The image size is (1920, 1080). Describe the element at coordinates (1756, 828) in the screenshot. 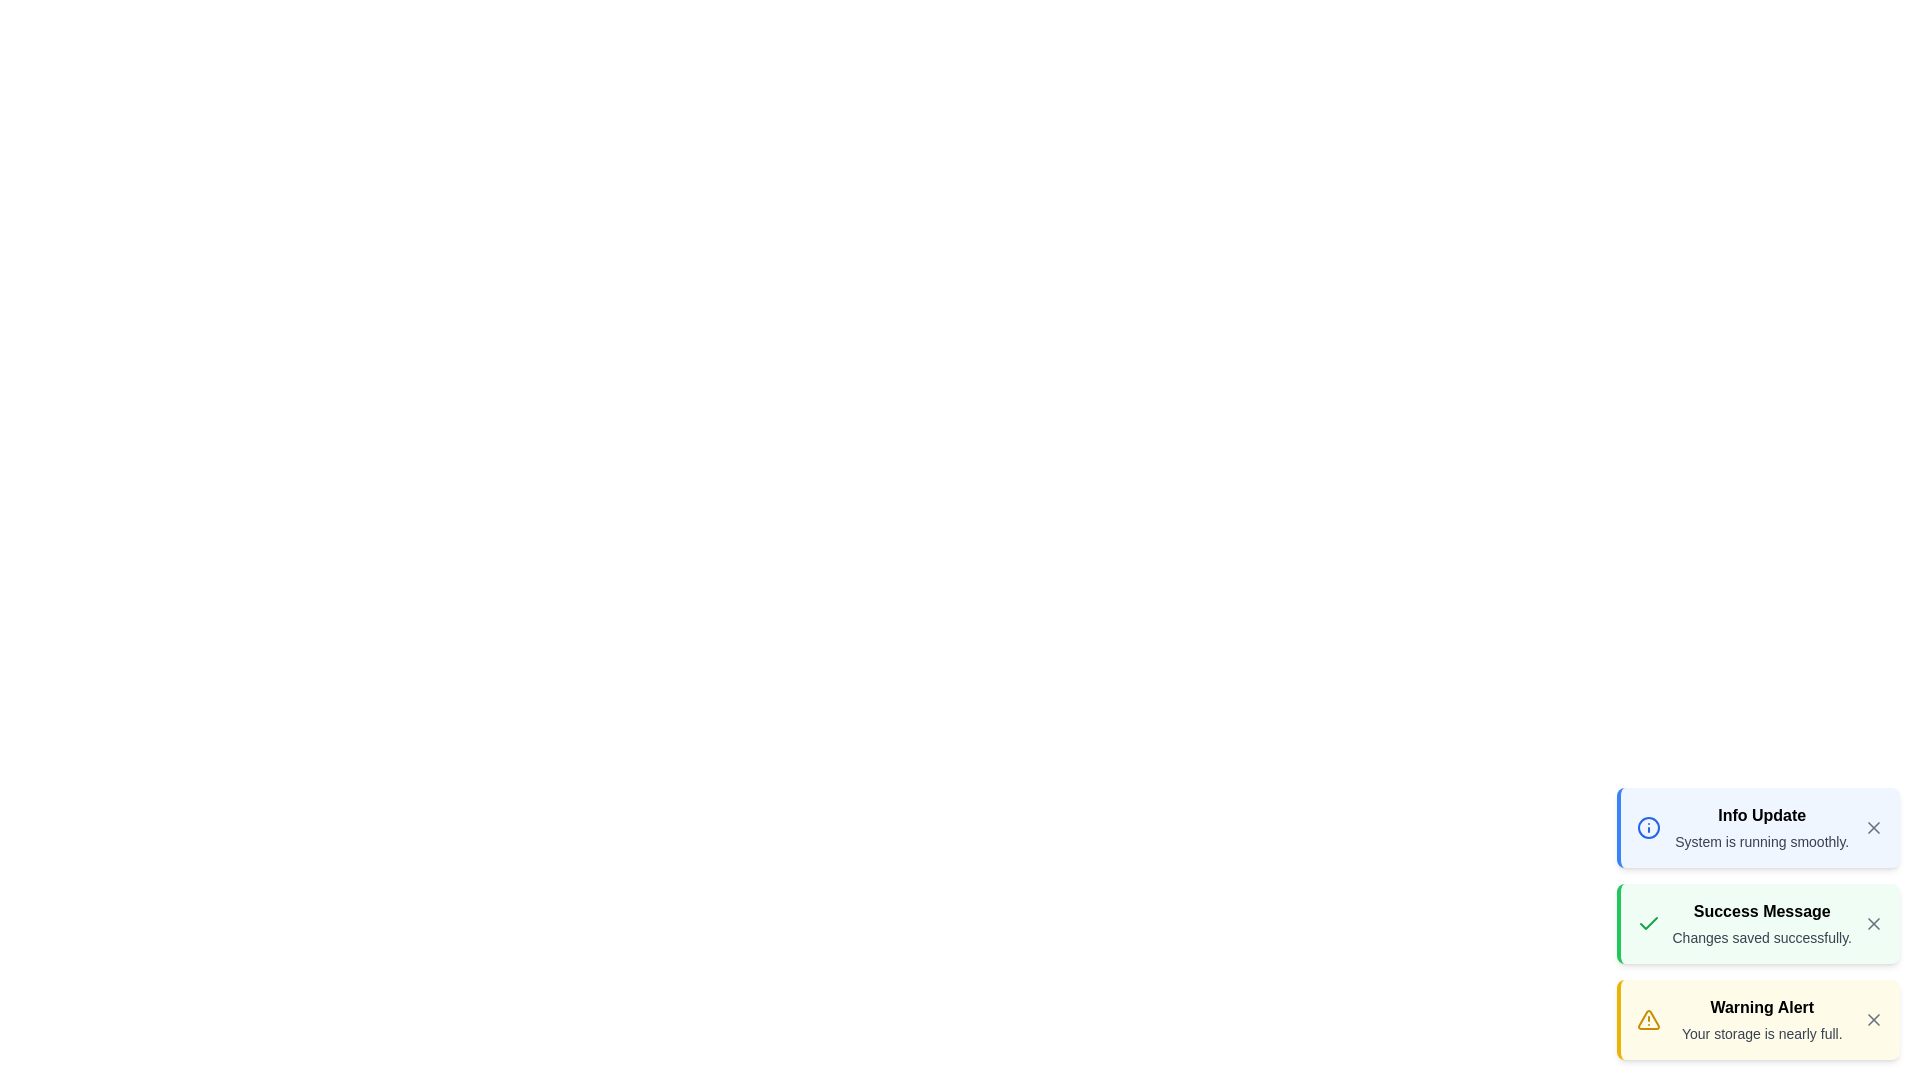

I see `the notification to read its details` at that location.